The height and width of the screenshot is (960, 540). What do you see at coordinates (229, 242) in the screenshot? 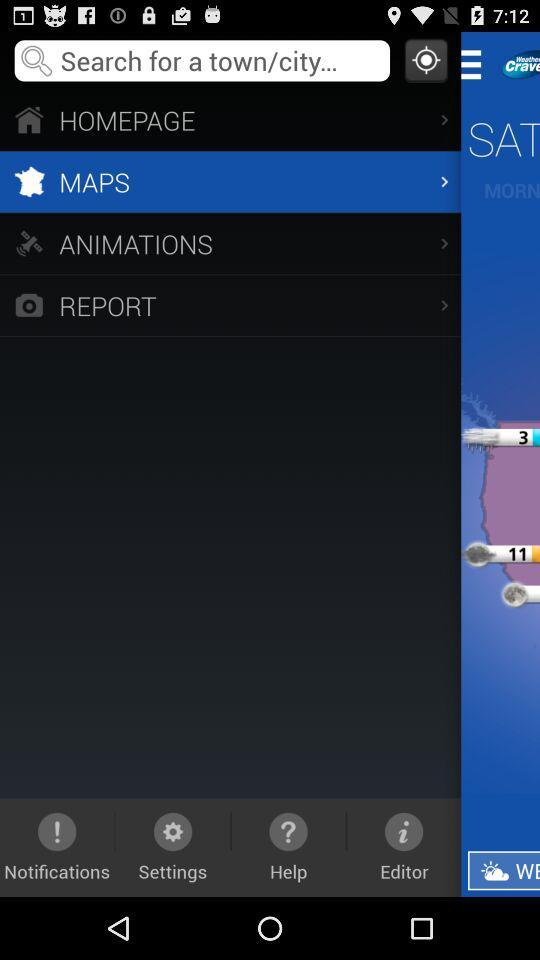
I see `the app above the report app` at bounding box center [229, 242].